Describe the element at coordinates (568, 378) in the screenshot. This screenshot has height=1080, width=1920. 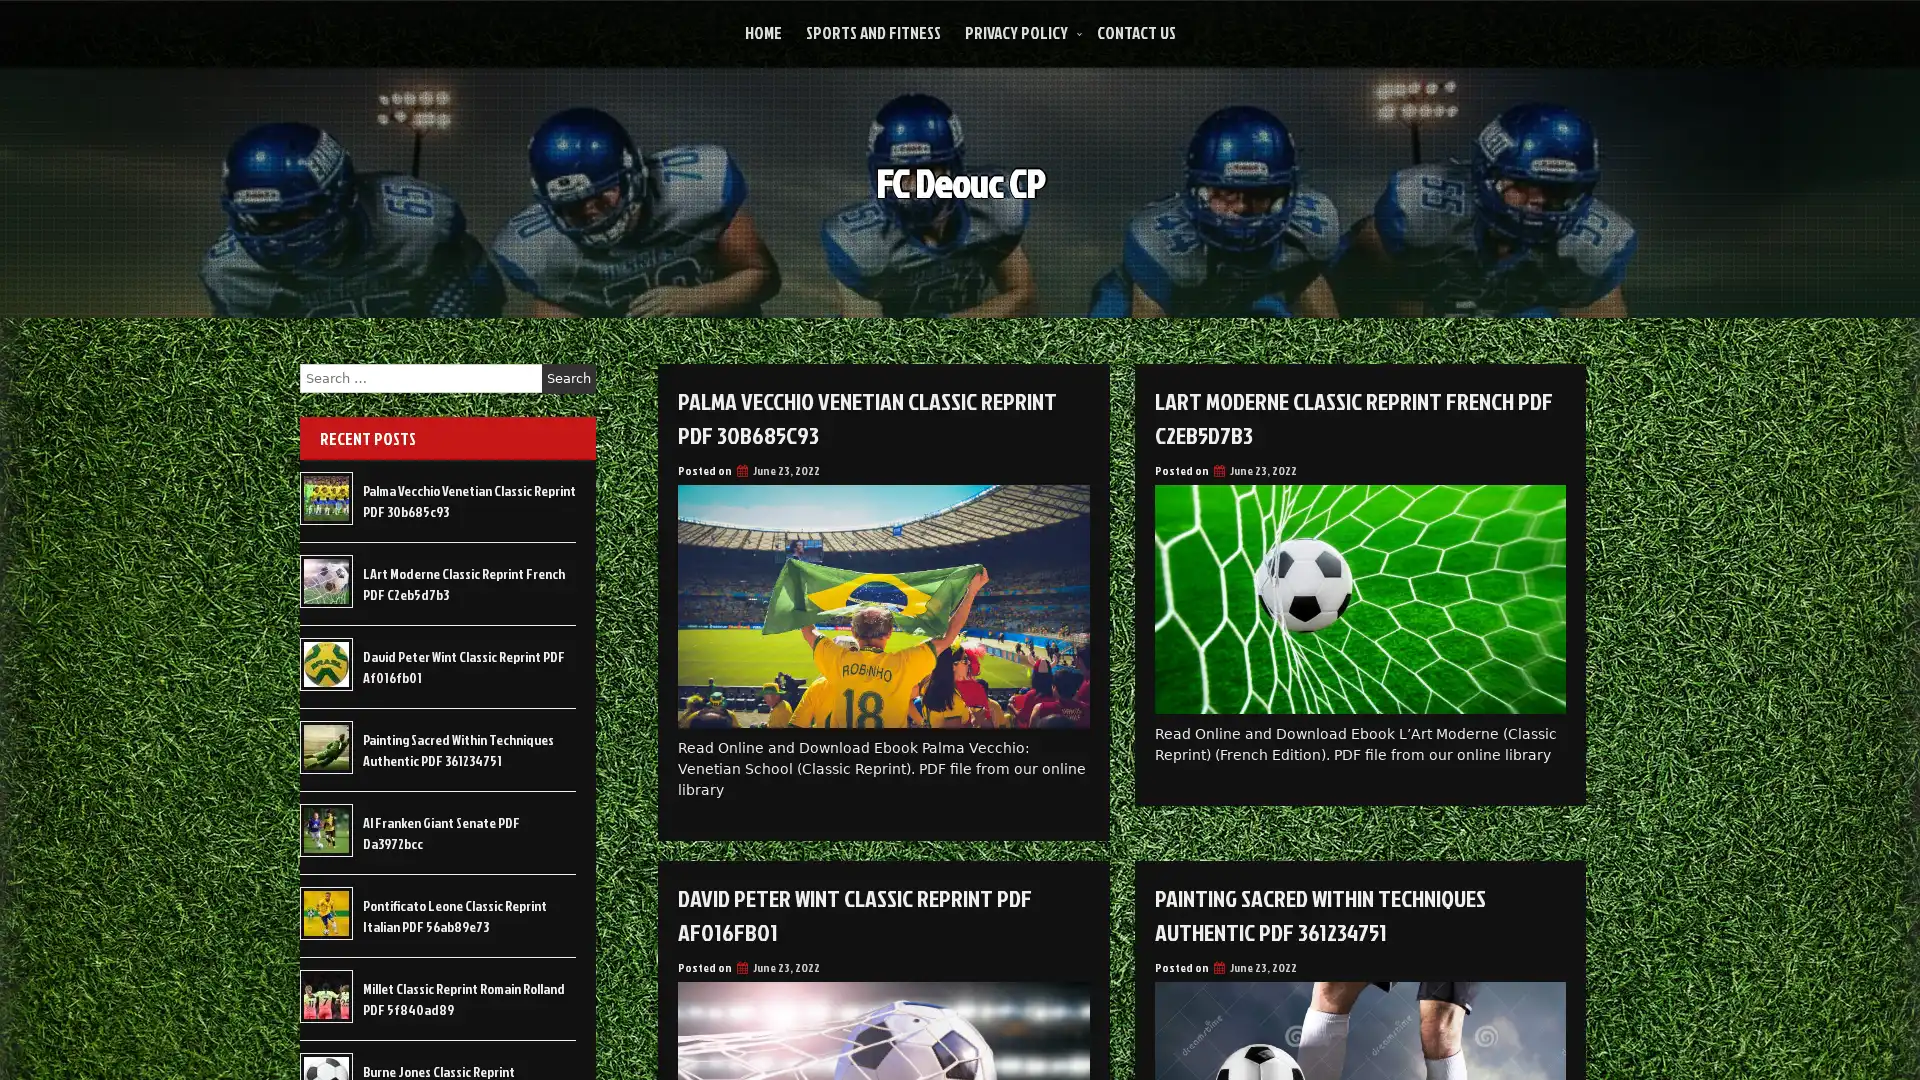
I see `Search` at that location.